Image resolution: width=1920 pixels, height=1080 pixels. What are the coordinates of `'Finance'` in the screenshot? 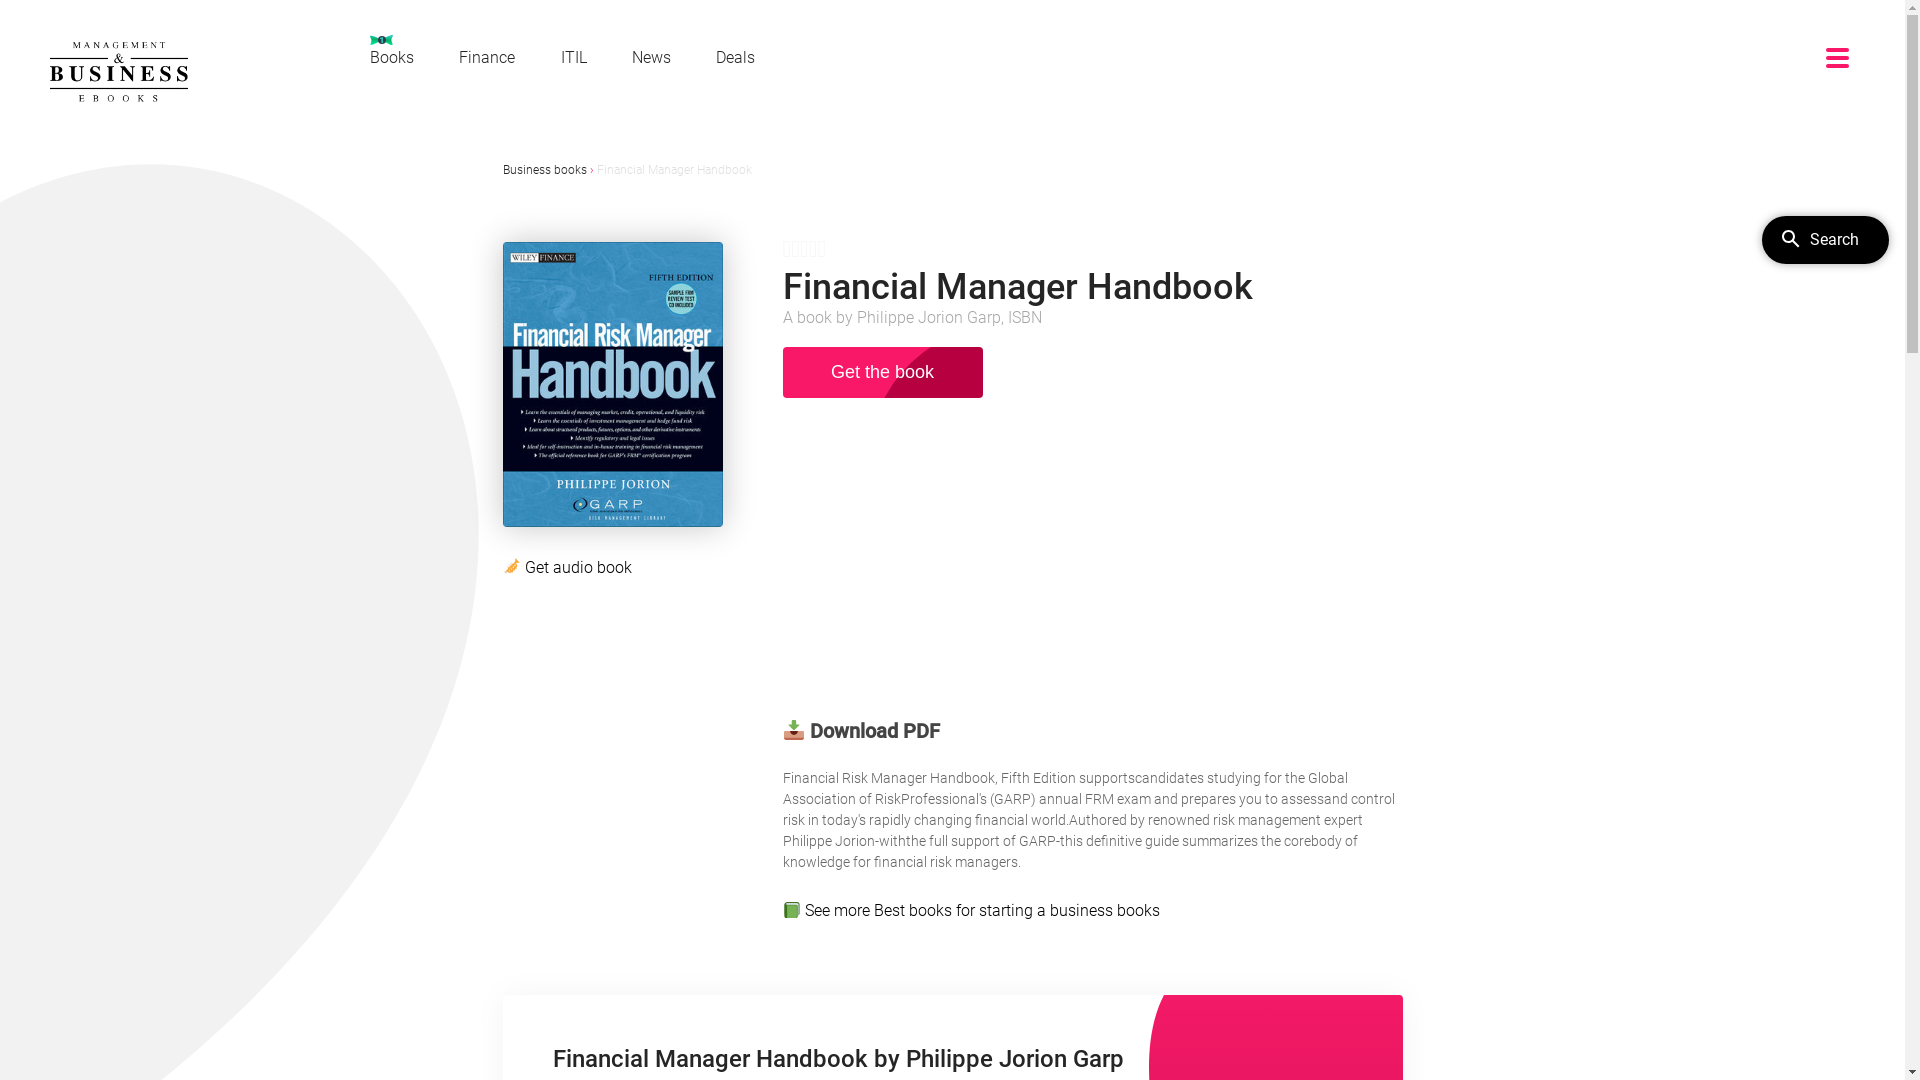 It's located at (486, 56).